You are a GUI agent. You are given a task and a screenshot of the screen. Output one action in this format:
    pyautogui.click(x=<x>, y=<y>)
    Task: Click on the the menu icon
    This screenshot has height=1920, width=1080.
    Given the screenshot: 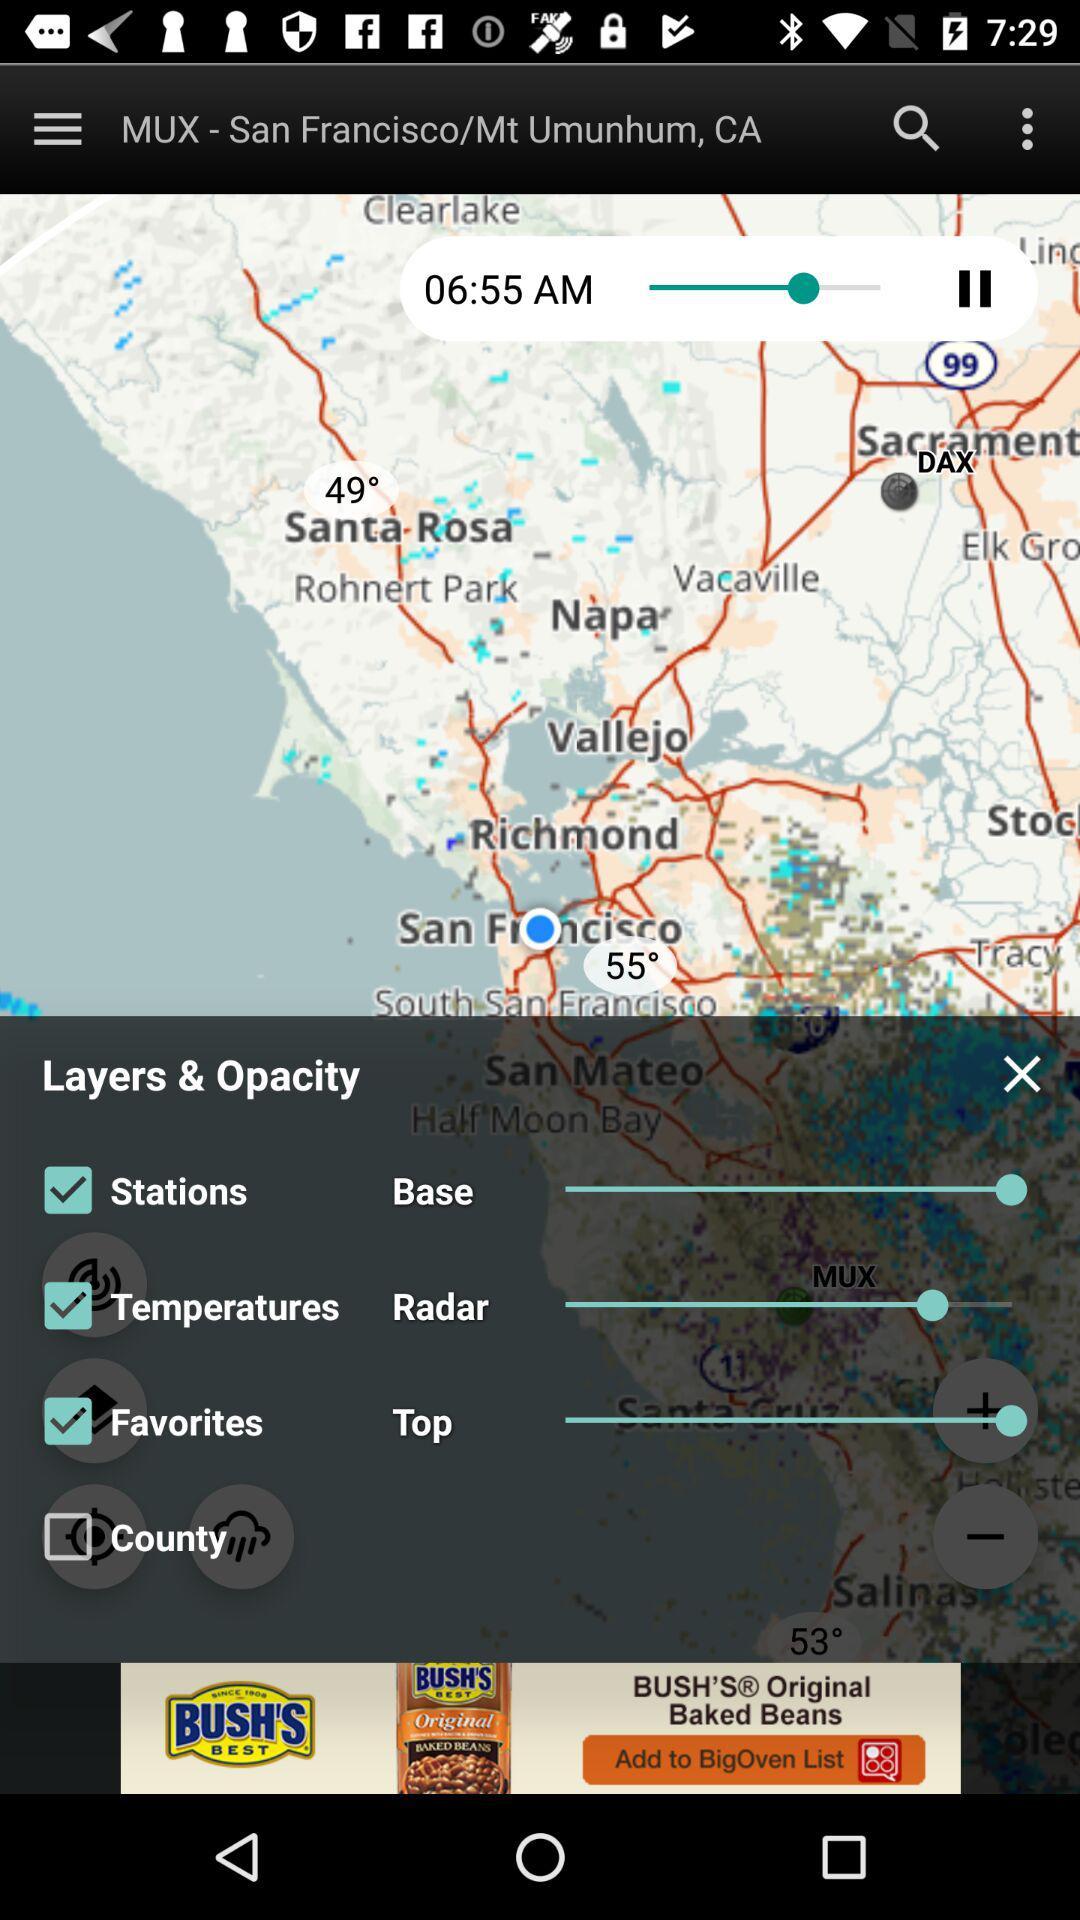 What is the action you would take?
    pyautogui.click(x=56, y=127)
    